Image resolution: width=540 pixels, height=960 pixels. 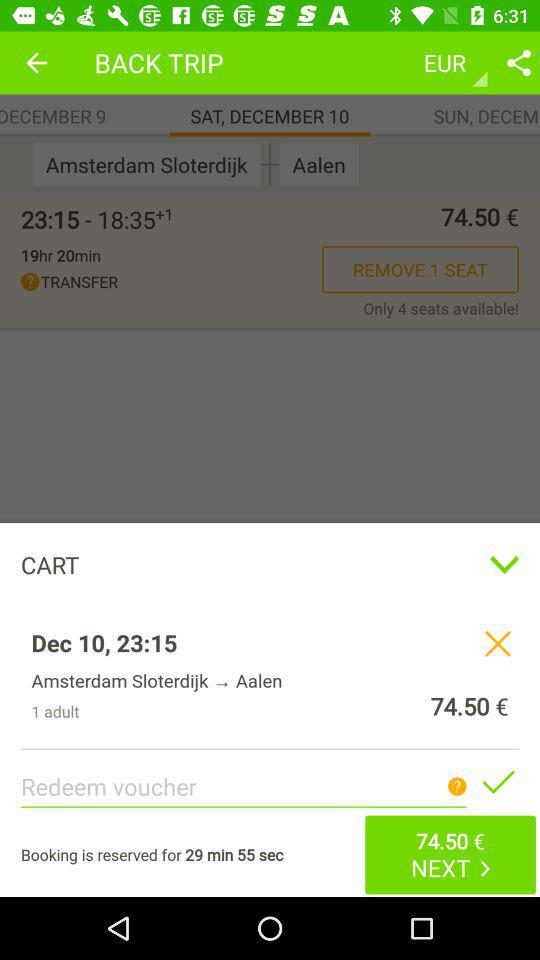 What do you see at coordinates (270, 163) in the screenshot?
I see `the item to the right of amsterdam sloterdijk icon` at bounding box center [270, 163].